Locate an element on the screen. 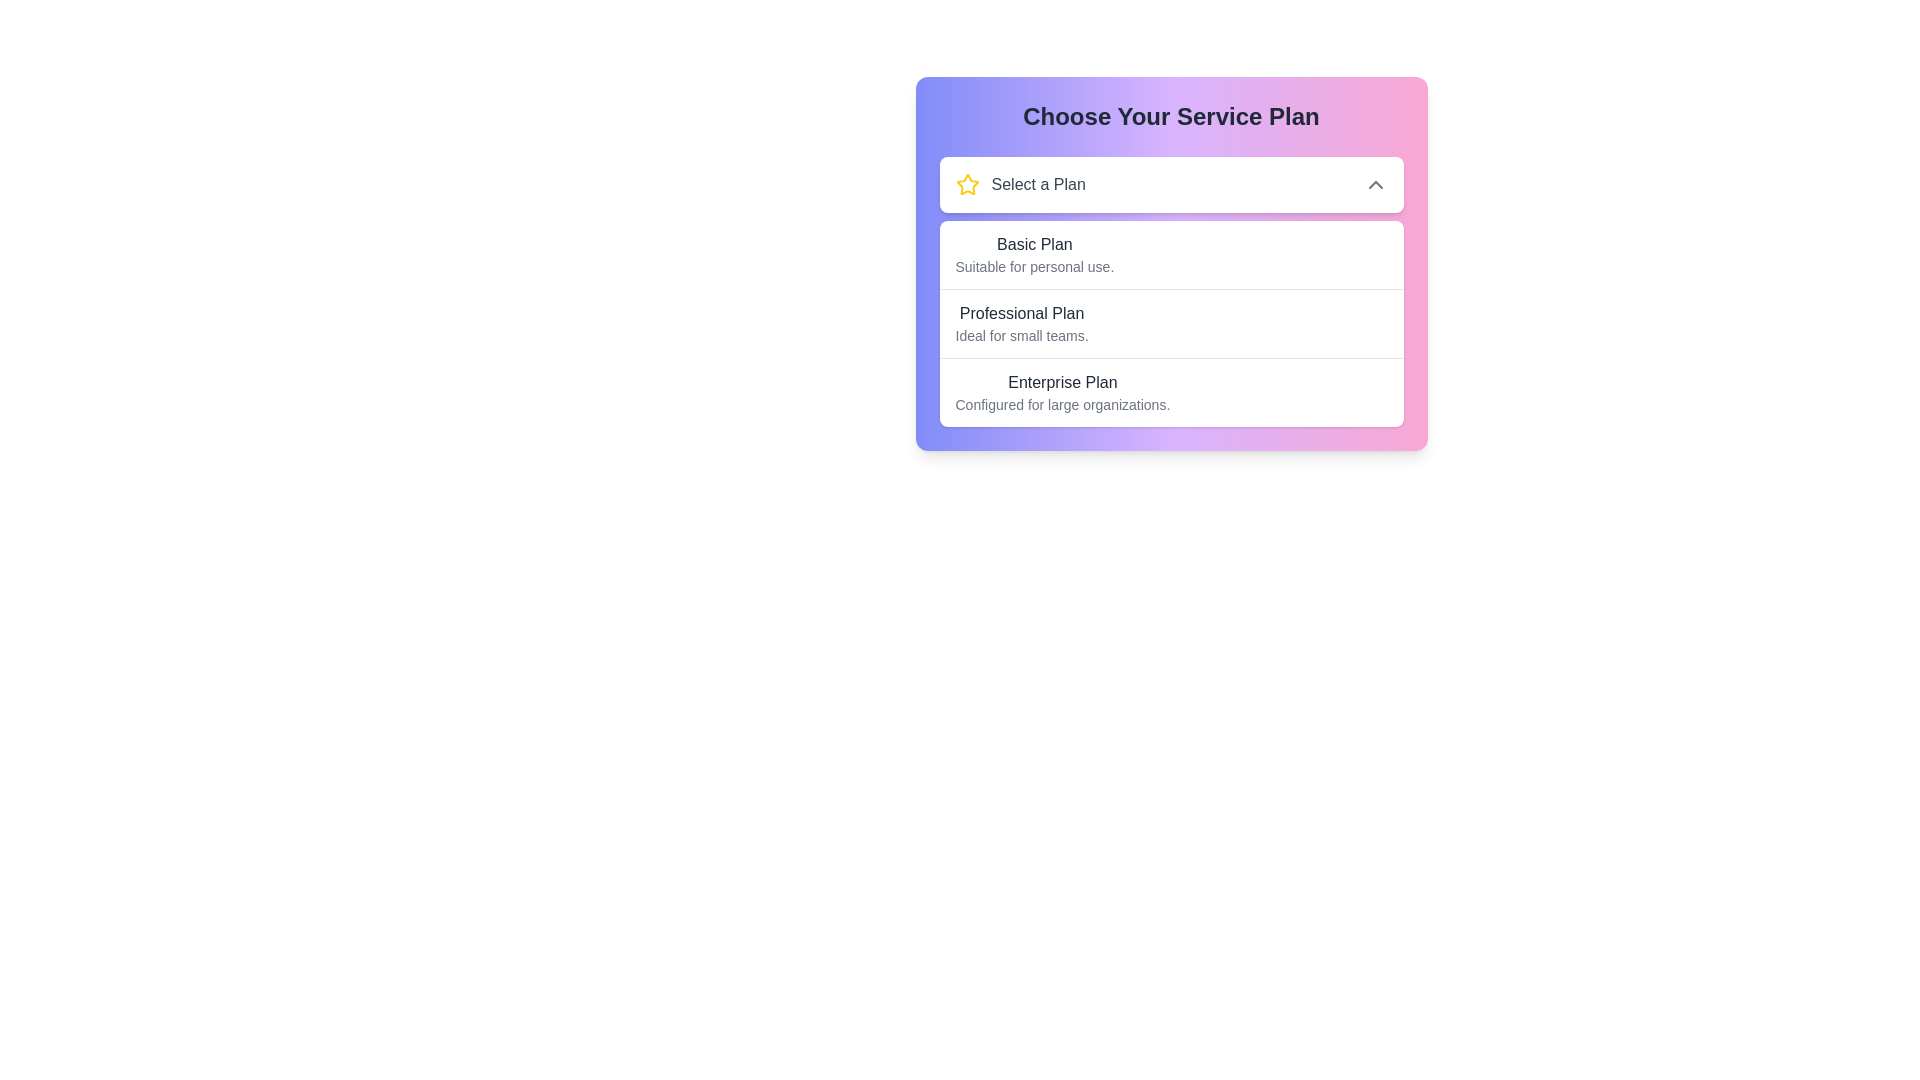  descriptive text located below the 'Enterprise Plan' option, which provides additional information about the plan for large organizations is located at coordinates (1061, 405).